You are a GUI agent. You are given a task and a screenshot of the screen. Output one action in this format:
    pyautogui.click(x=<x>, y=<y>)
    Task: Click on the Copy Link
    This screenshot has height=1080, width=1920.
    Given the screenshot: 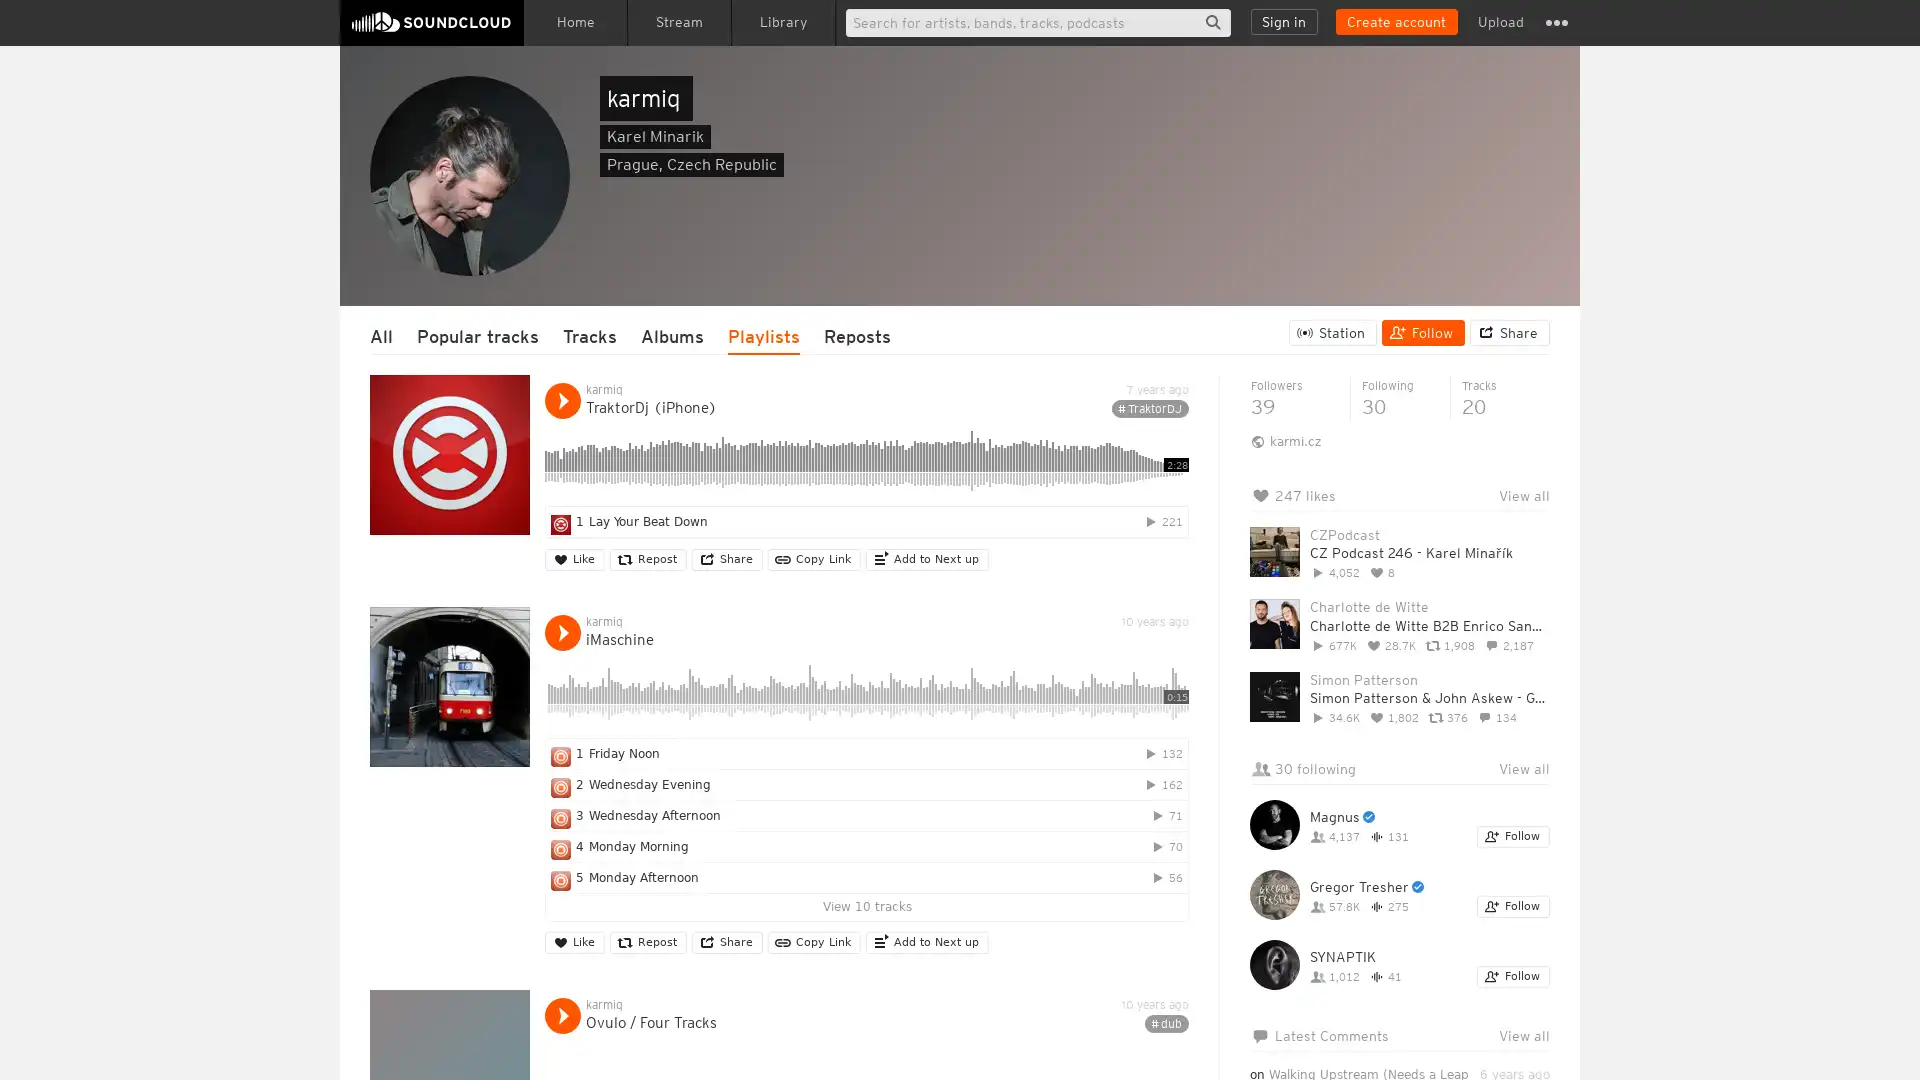 What is the action you would take?
    pyautogui.click(x=814, y=559)
    